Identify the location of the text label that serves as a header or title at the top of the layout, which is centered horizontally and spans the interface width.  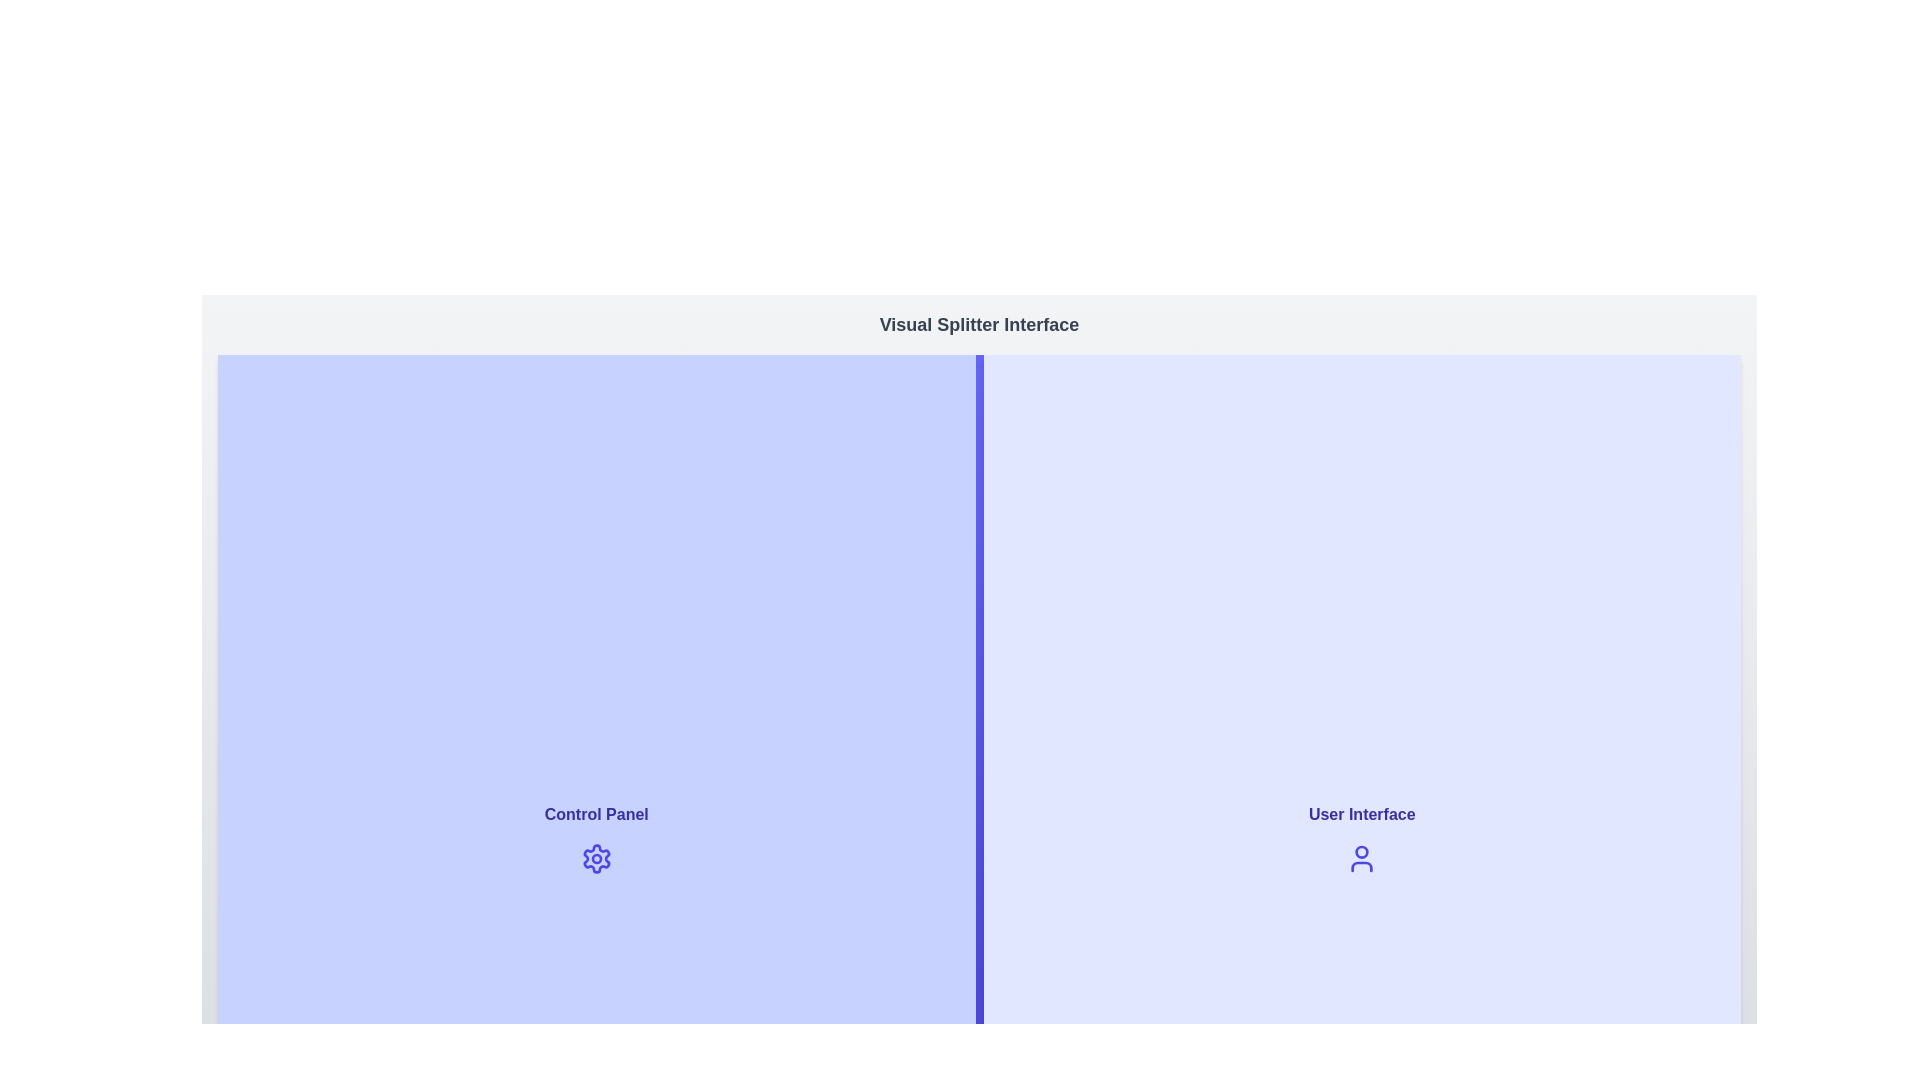
(979, 323).